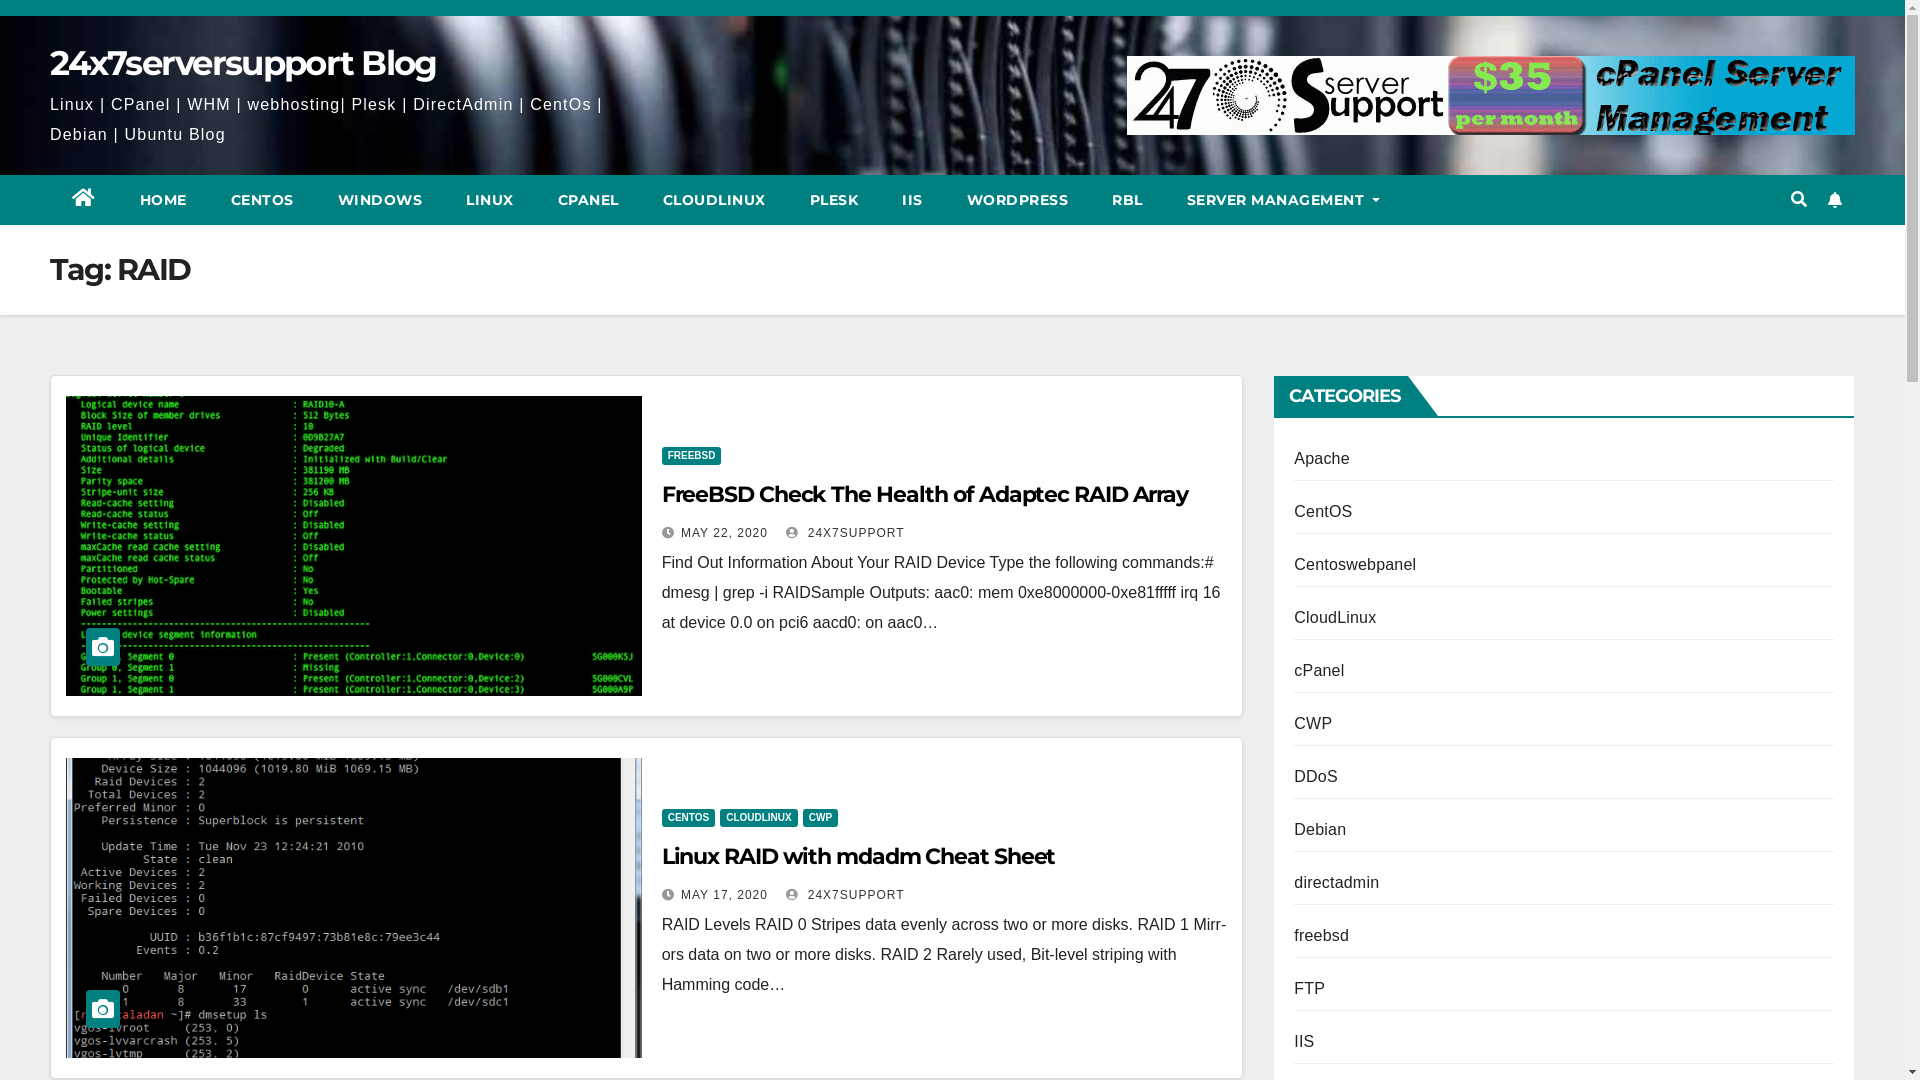 Image resolution: width=1920 pixels, height=1080 pixels. What do you see at coordinates (1334, 616) in the screenshot?
I see `'CloudLinux'` at bounding box center [1334, 616].